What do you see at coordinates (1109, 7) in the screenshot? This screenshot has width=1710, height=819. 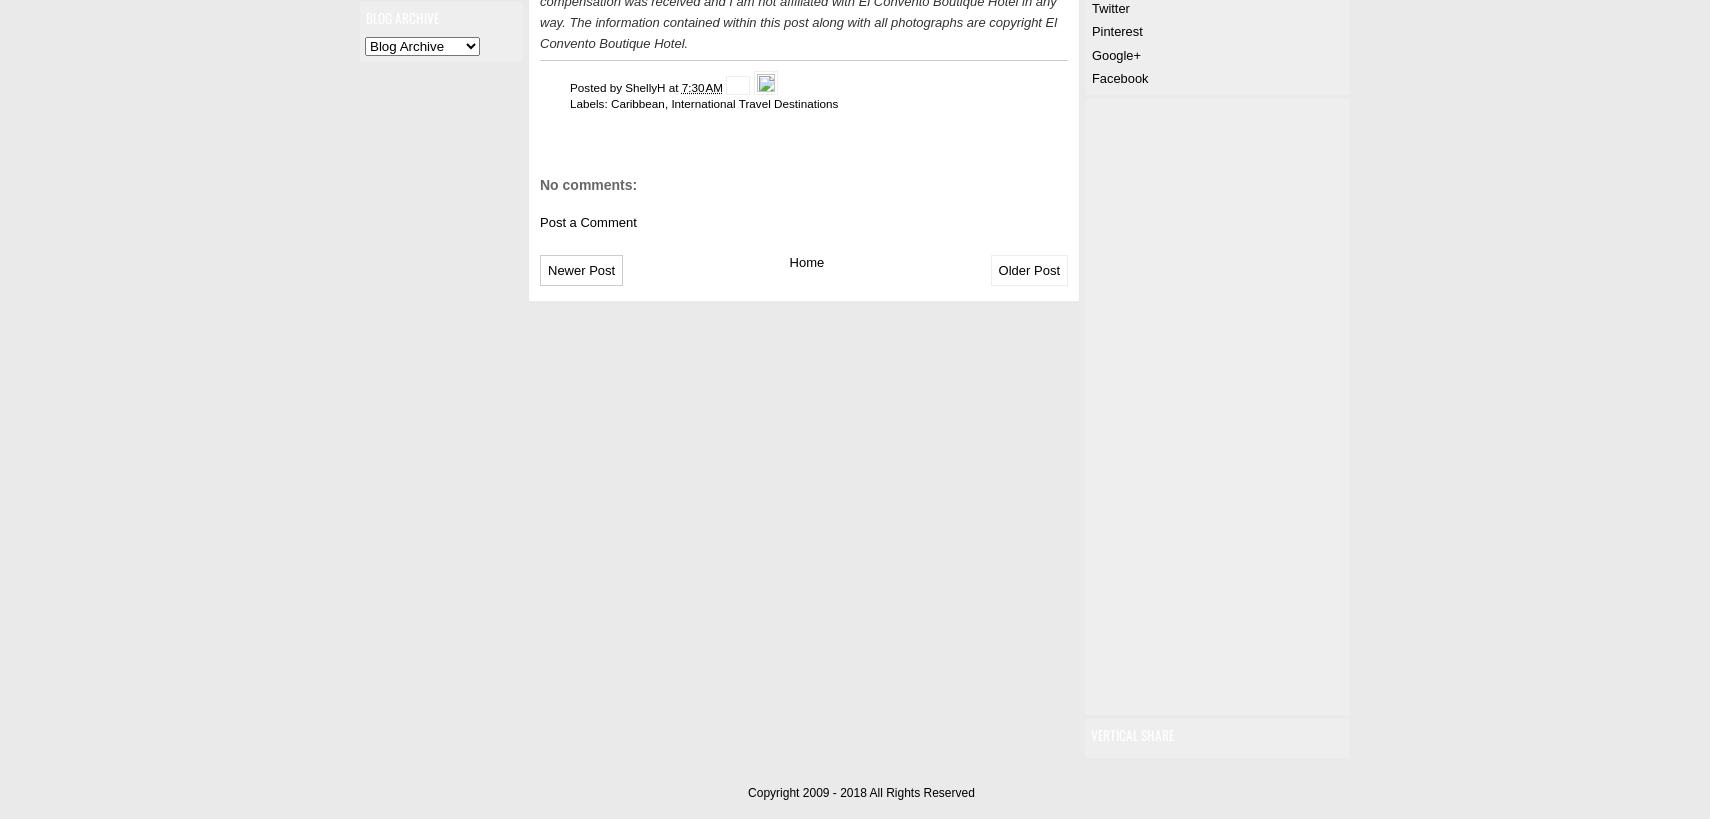 I see `'Twitter'` at bounding box center [1109, 7].